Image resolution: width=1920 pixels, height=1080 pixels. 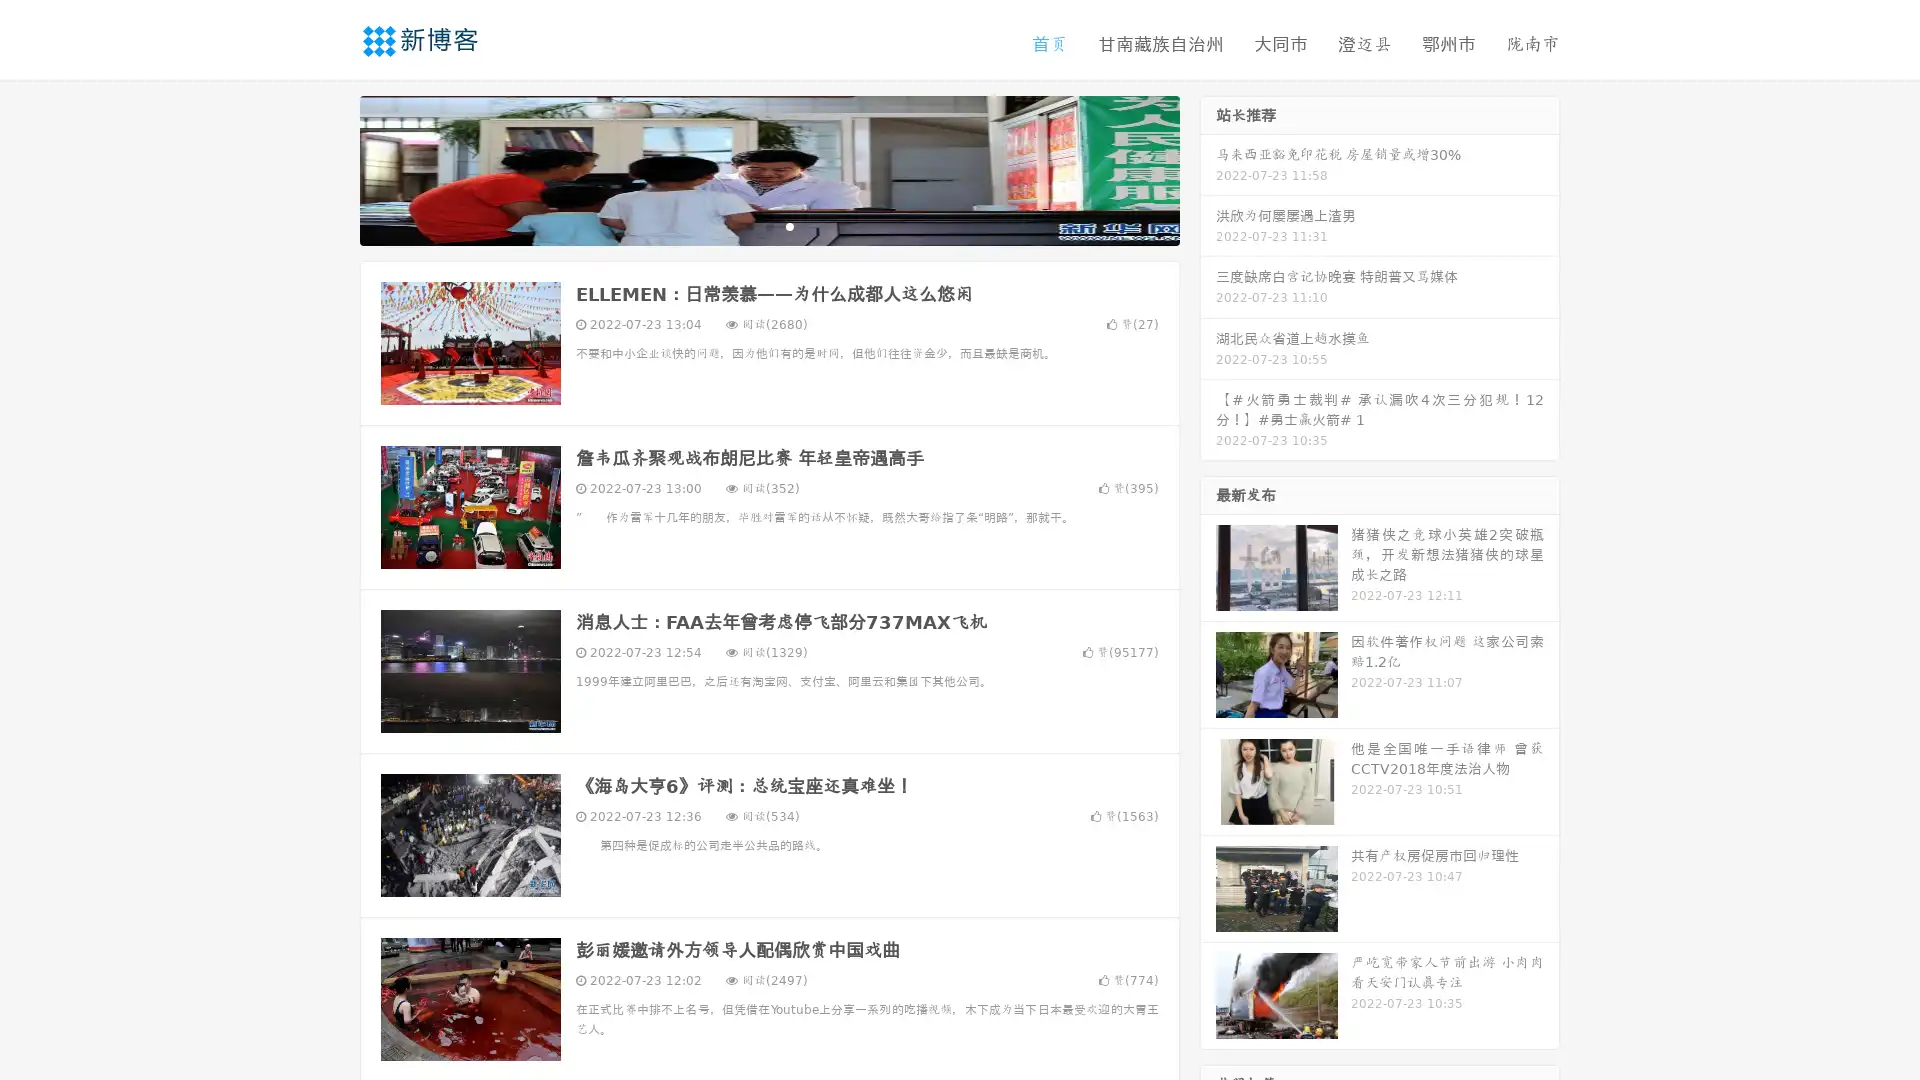 I want to click on Next slide, so click(x=1208, y=168).